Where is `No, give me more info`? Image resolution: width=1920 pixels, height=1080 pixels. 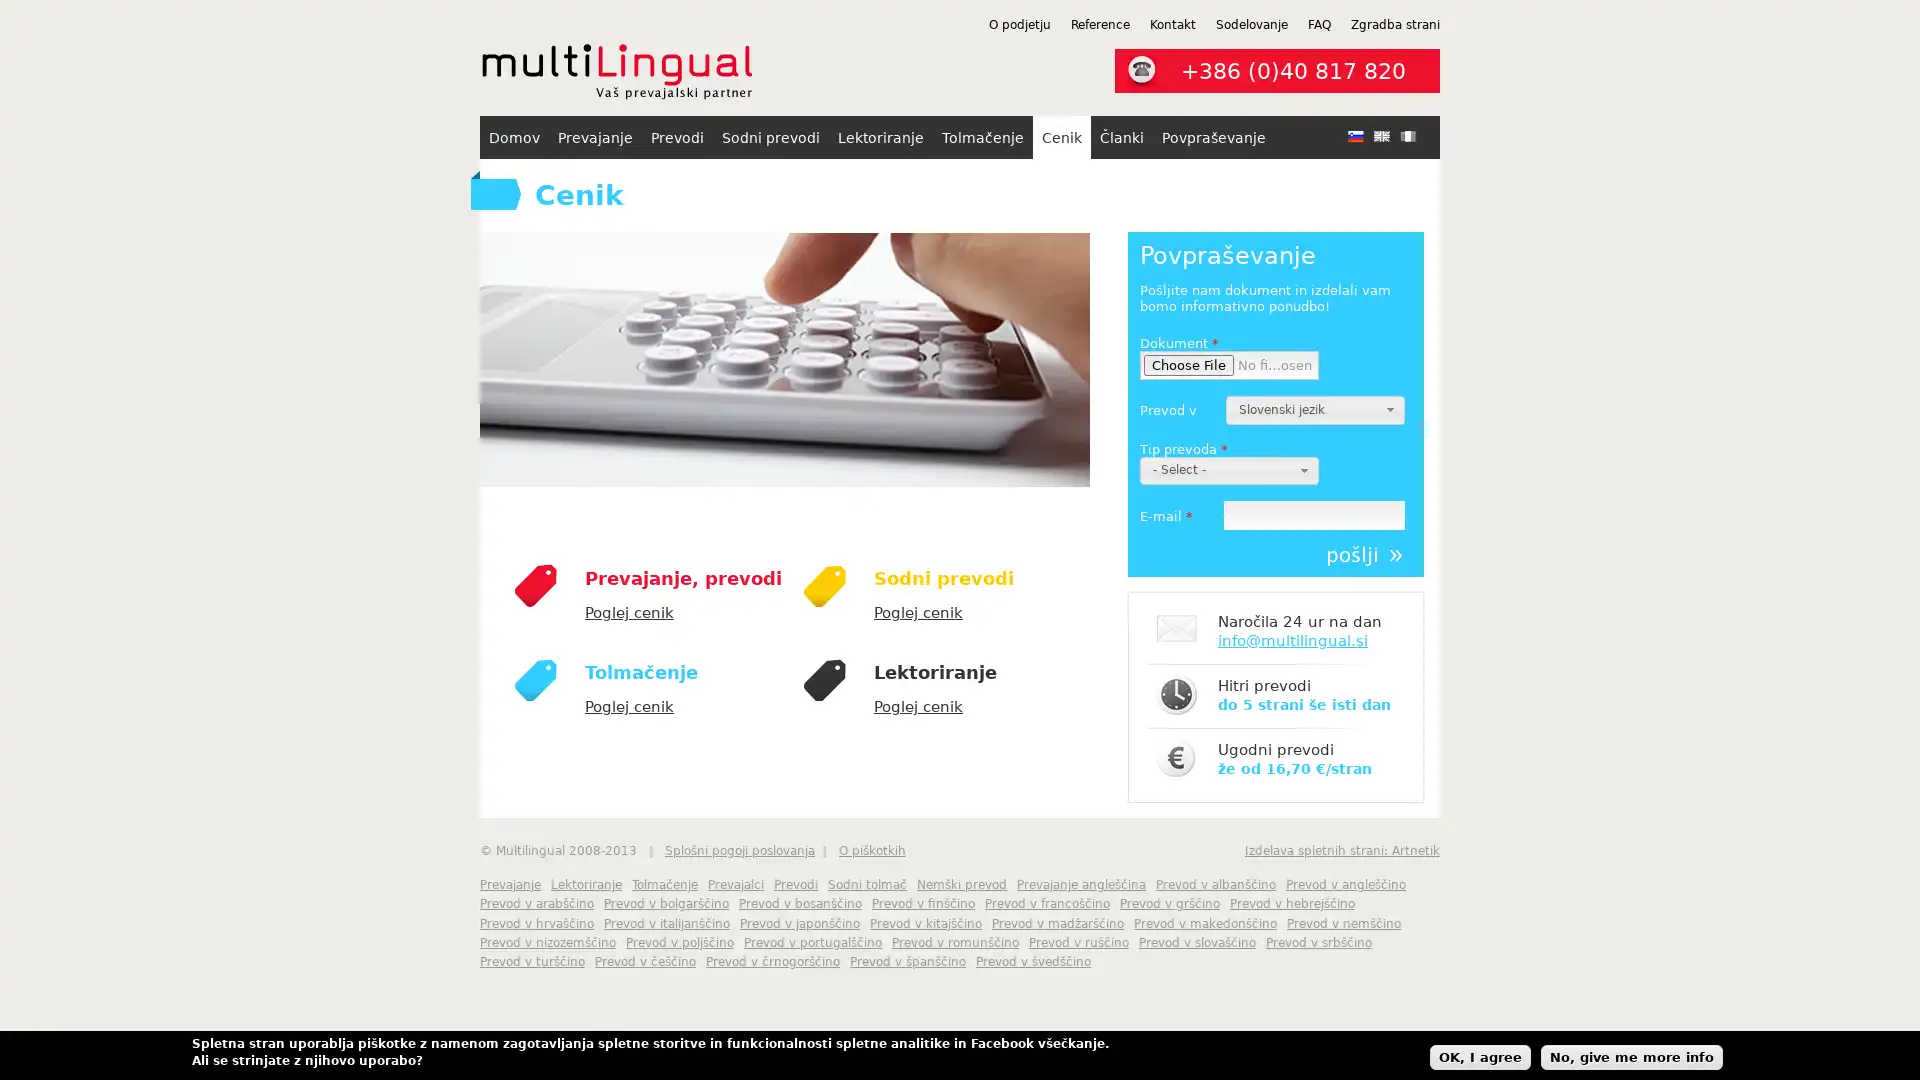
No, give me more info is located at coordinates (1632, 1055).